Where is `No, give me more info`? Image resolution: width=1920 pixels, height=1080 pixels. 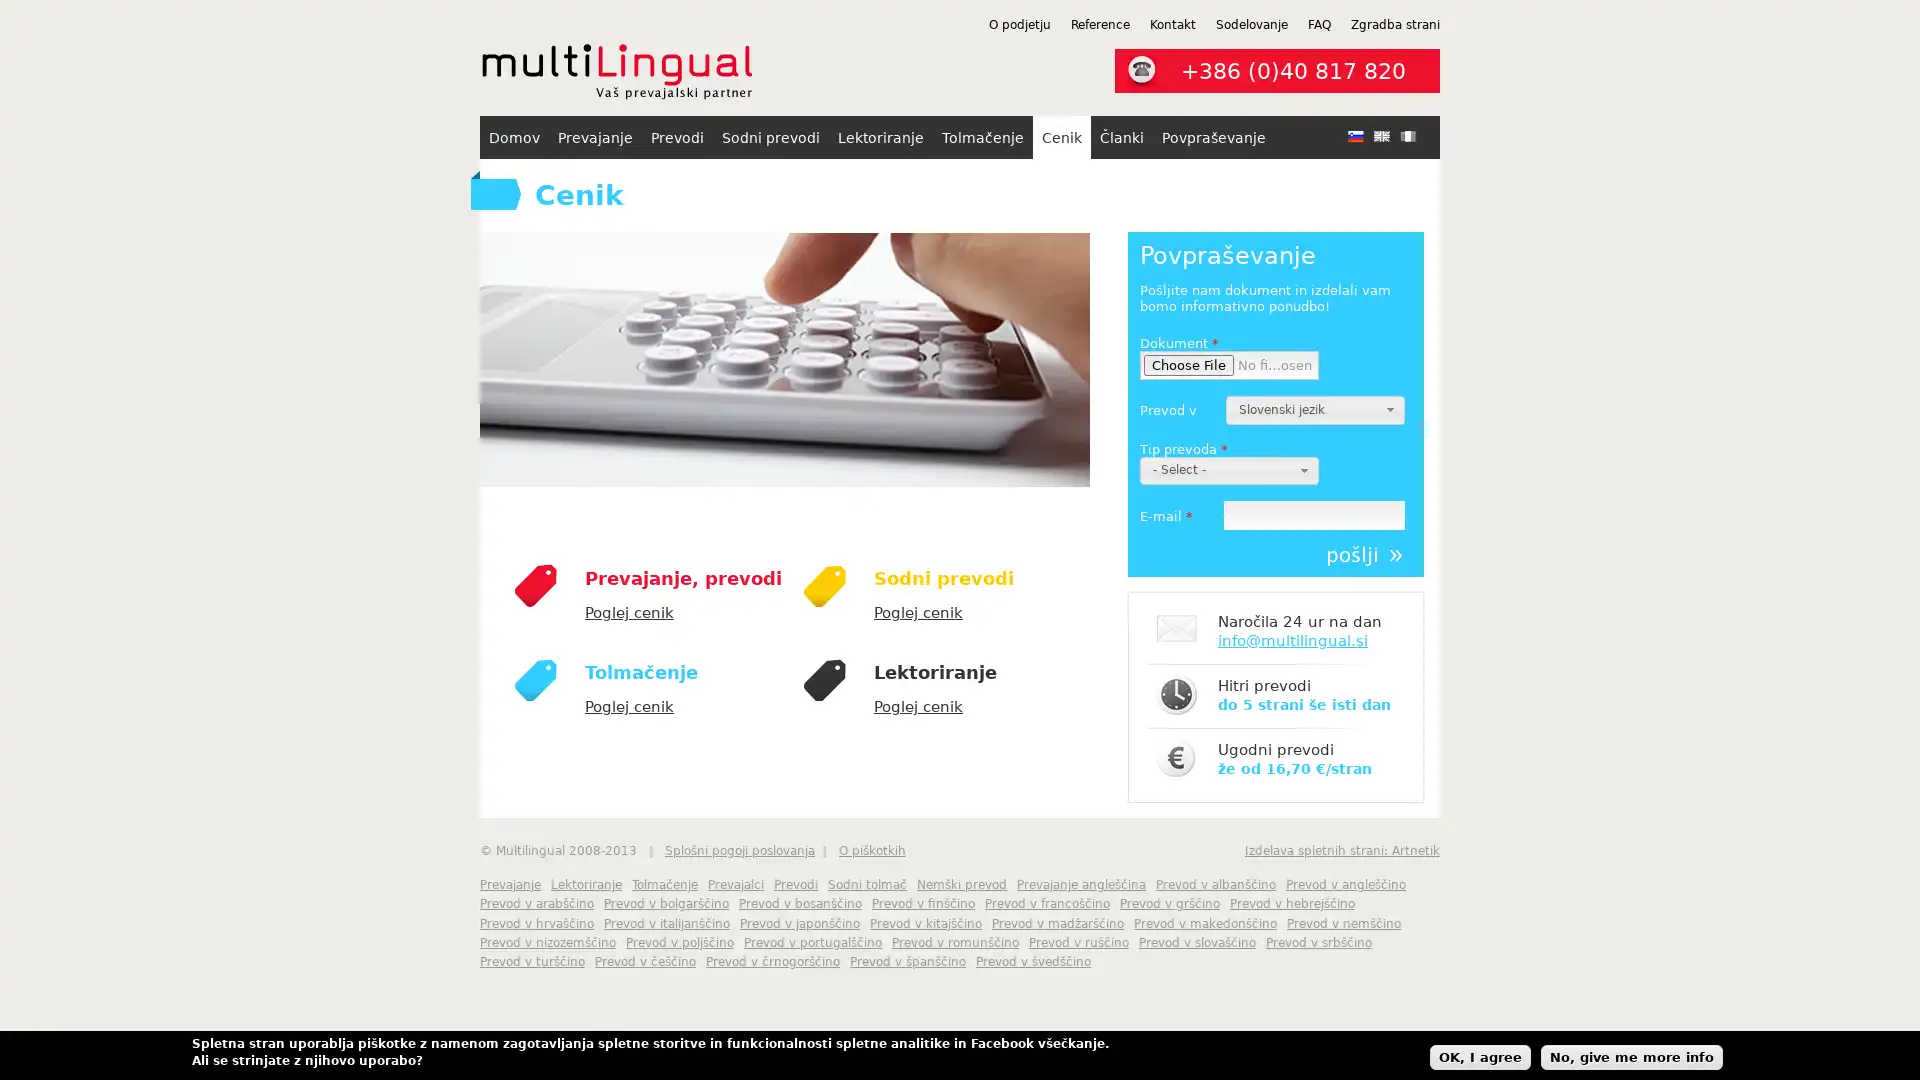
No, give me more info is located at coordinates (1632, 1055).